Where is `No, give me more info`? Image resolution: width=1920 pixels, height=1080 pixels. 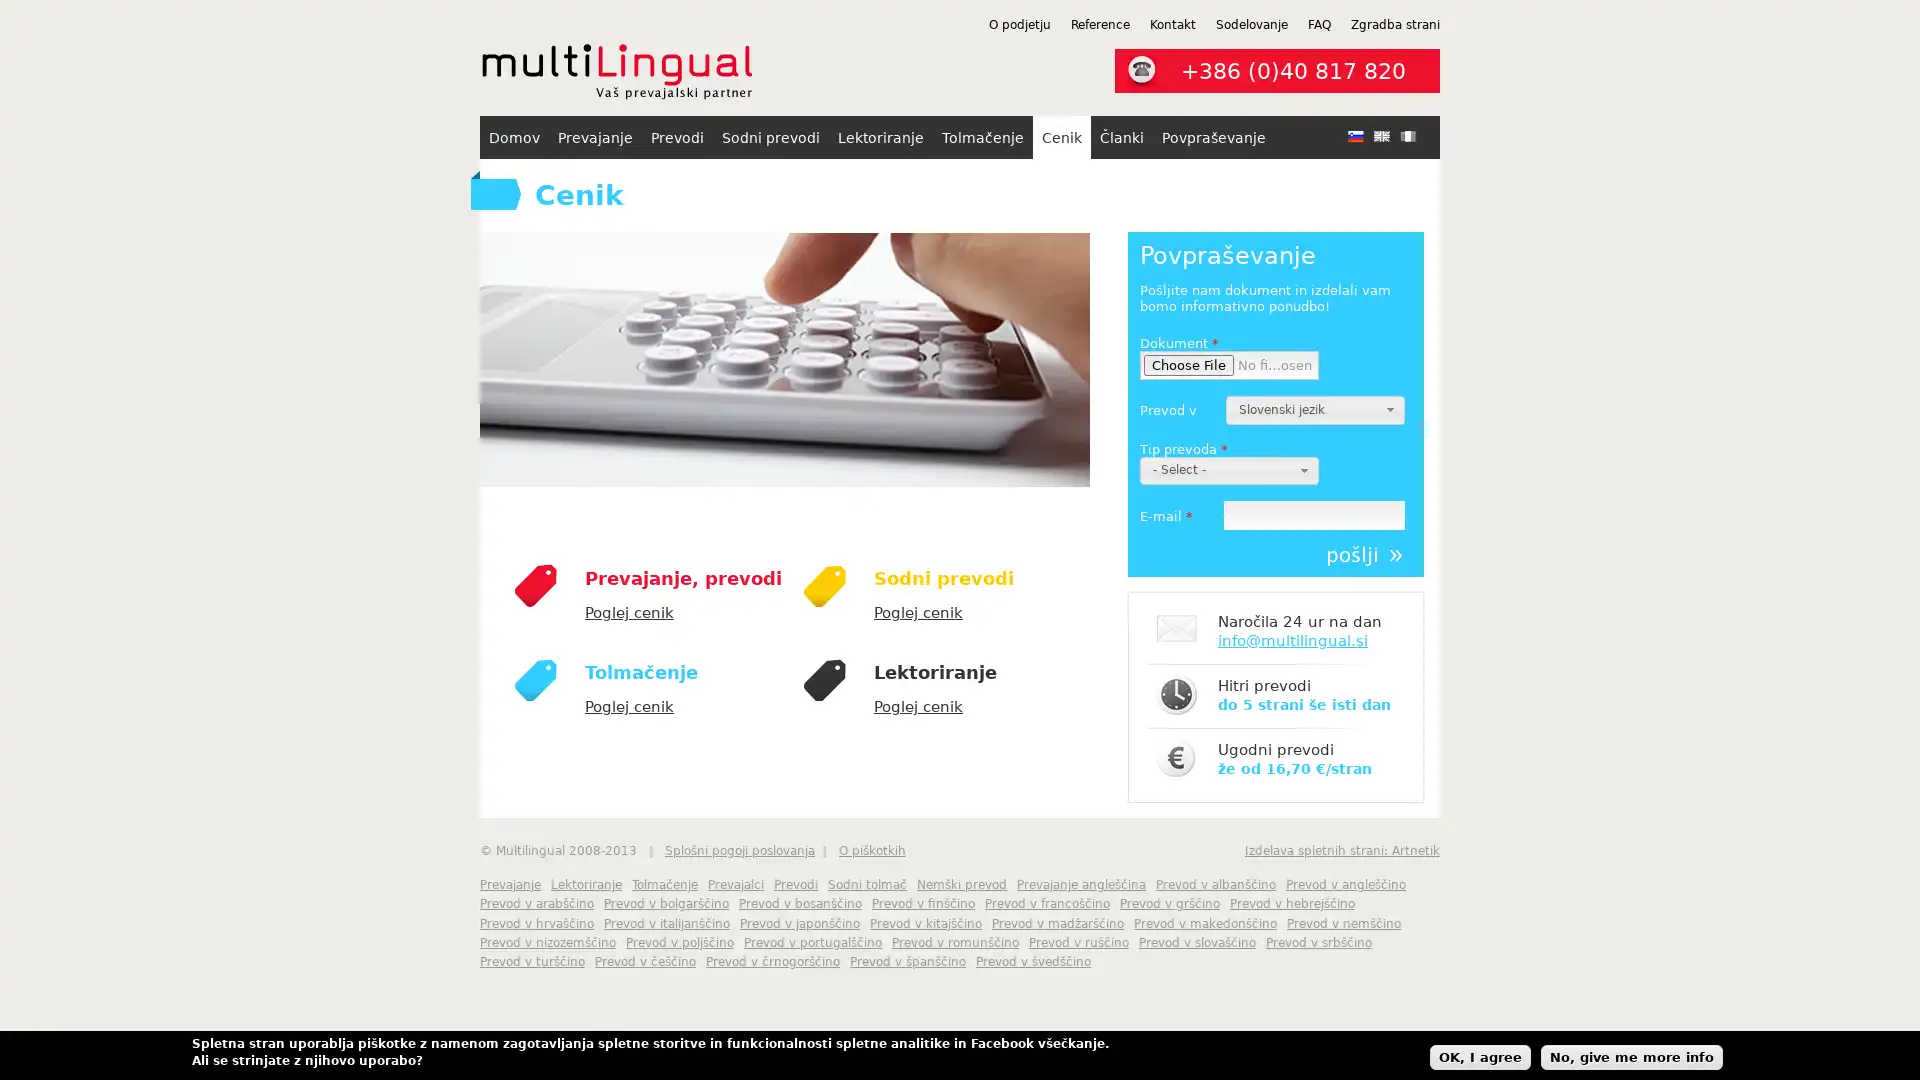
No, give me more info is located at coordinates (1632, 1055).